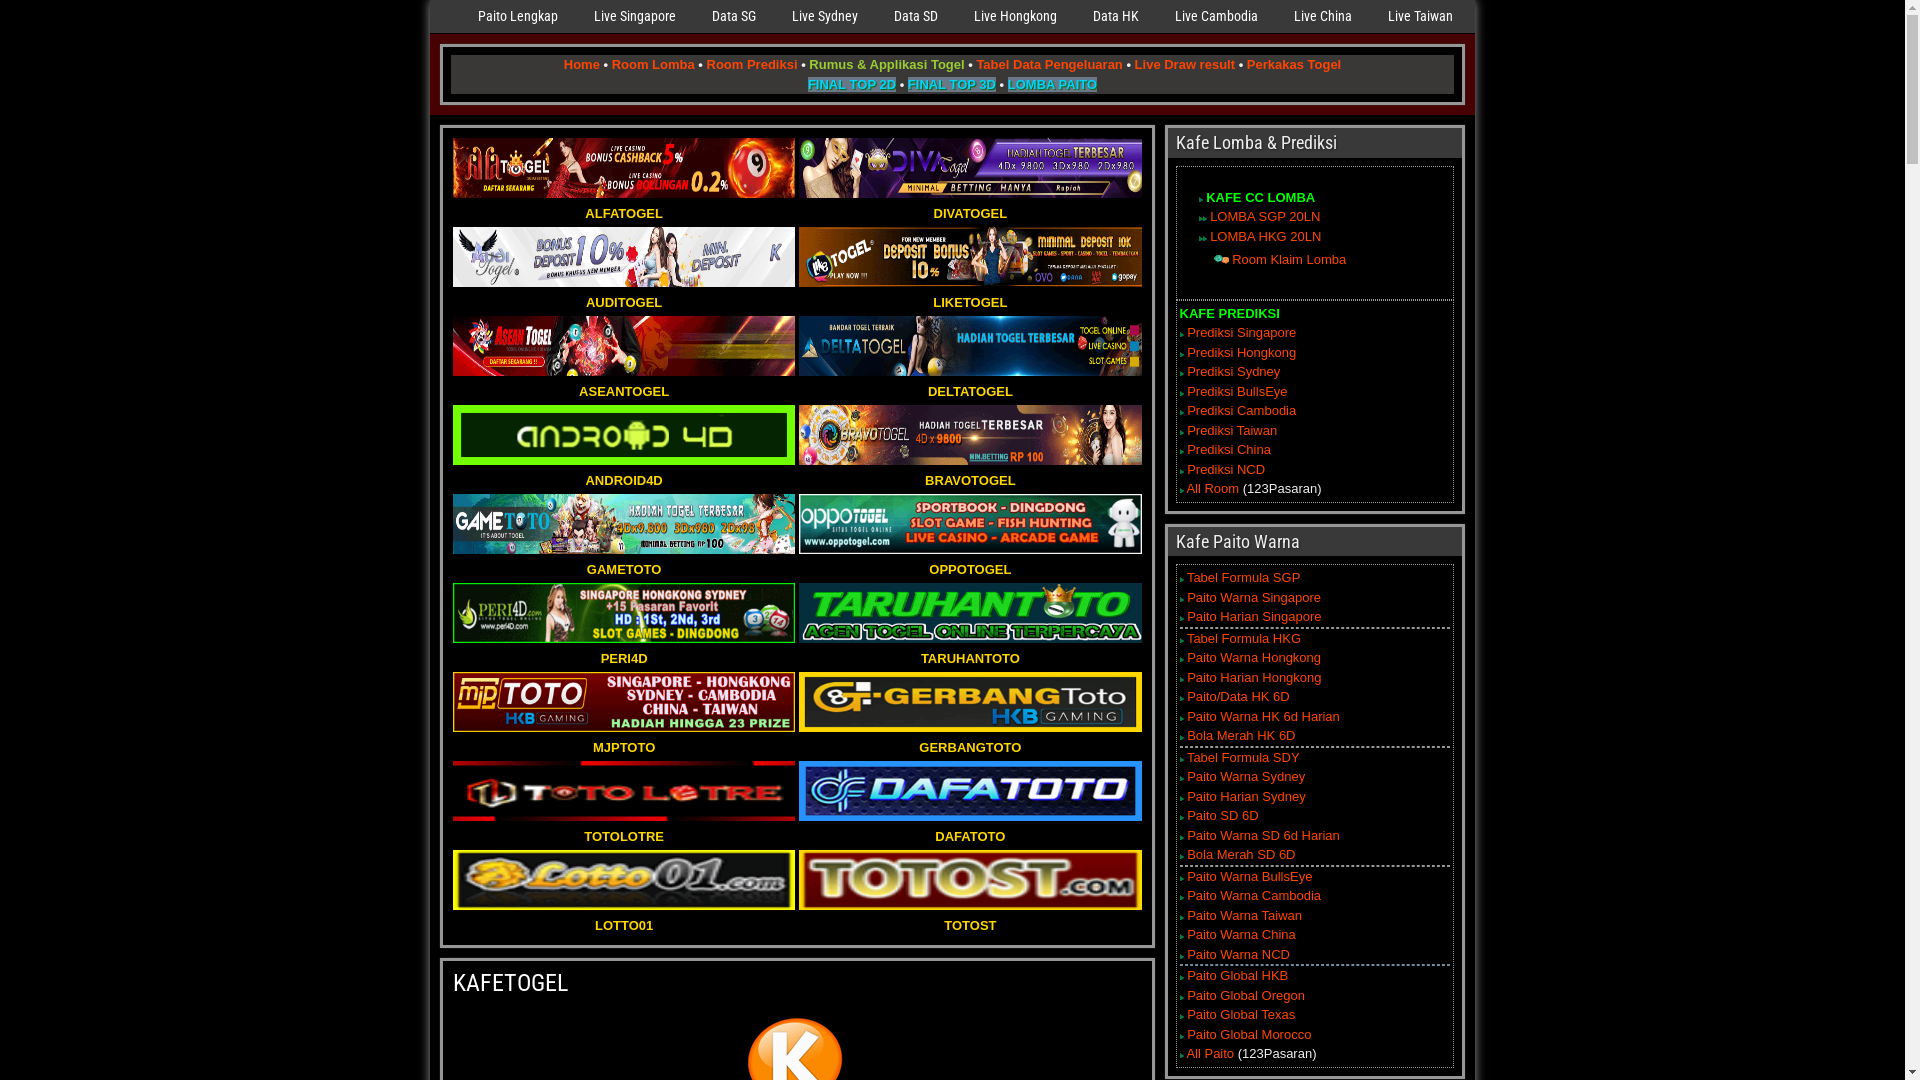 Image resolution: width=1920 pixels, height=1080 pixels. What do you see at coordinates (1252, 615) in the screenshot?
I see `'Paito Harian Singapore'` at bounding box center [1252, 615].